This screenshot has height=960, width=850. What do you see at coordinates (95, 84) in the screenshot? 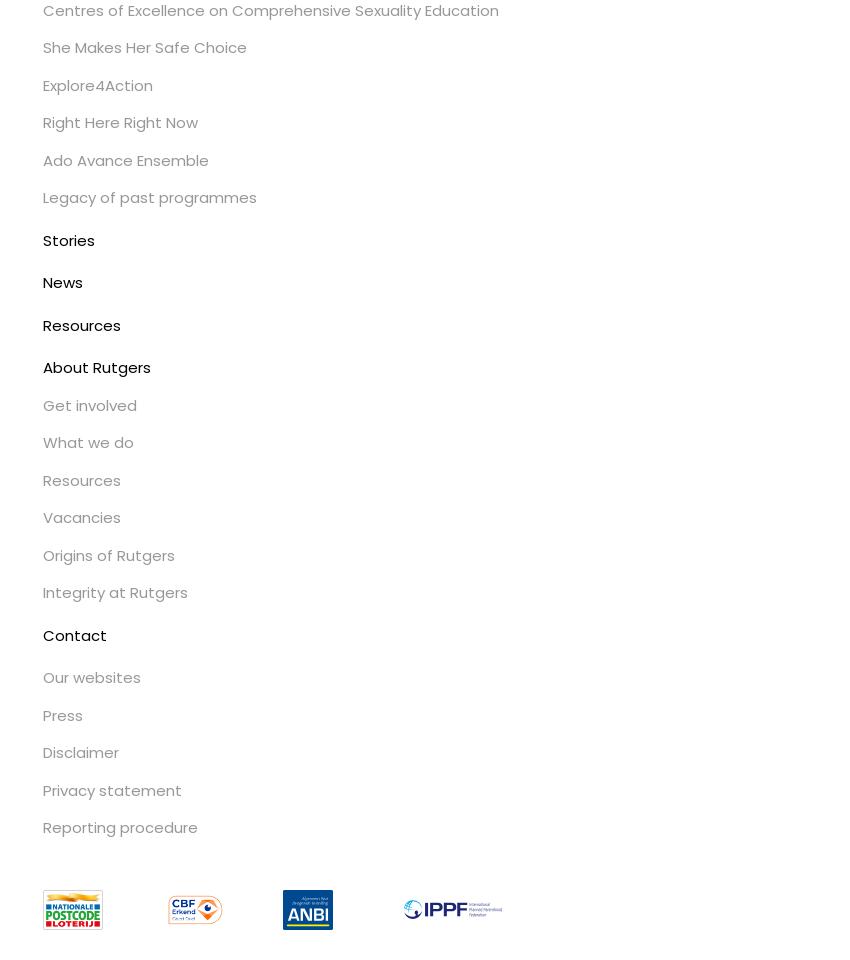
I see `'Explore4Action'` at bounding box center [95, 84].